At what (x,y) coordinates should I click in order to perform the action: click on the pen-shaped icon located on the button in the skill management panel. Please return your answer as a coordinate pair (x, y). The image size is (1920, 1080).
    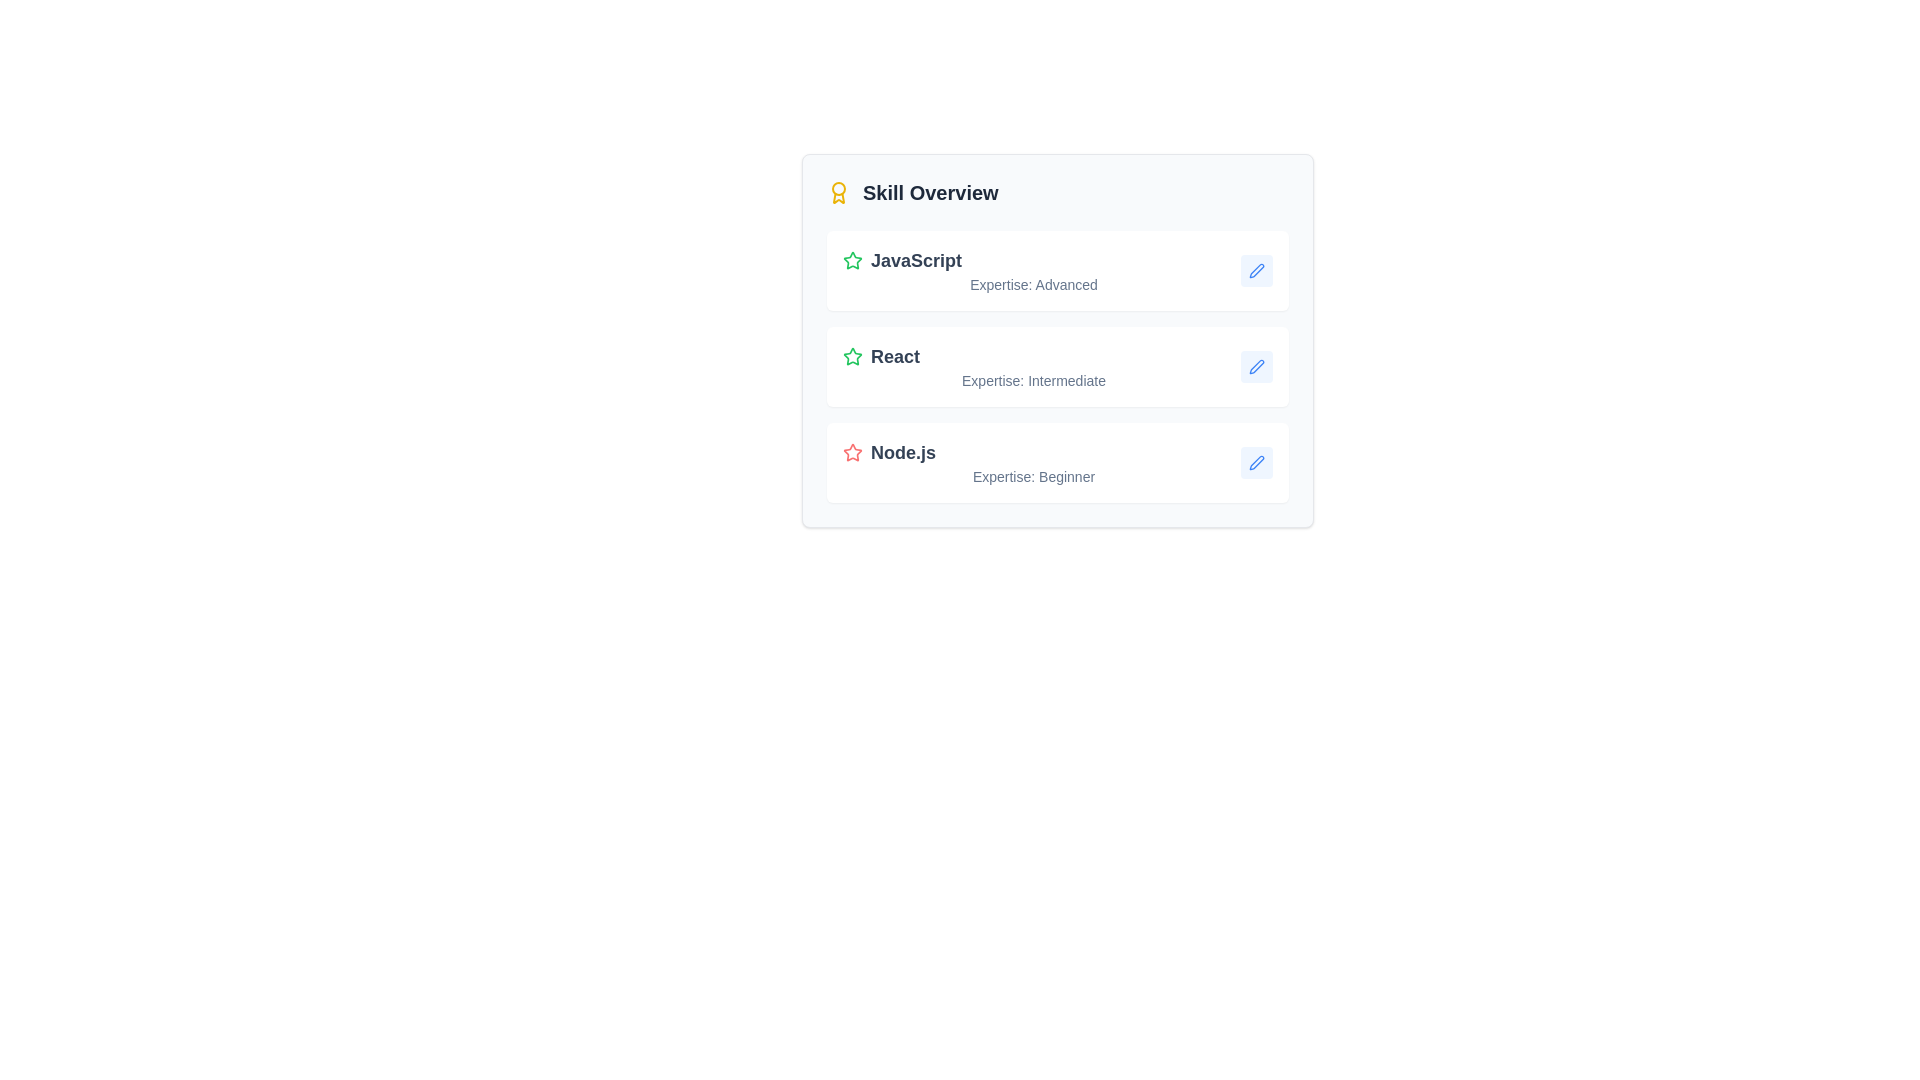
    Looking at the image, I should click on (1256, 270).